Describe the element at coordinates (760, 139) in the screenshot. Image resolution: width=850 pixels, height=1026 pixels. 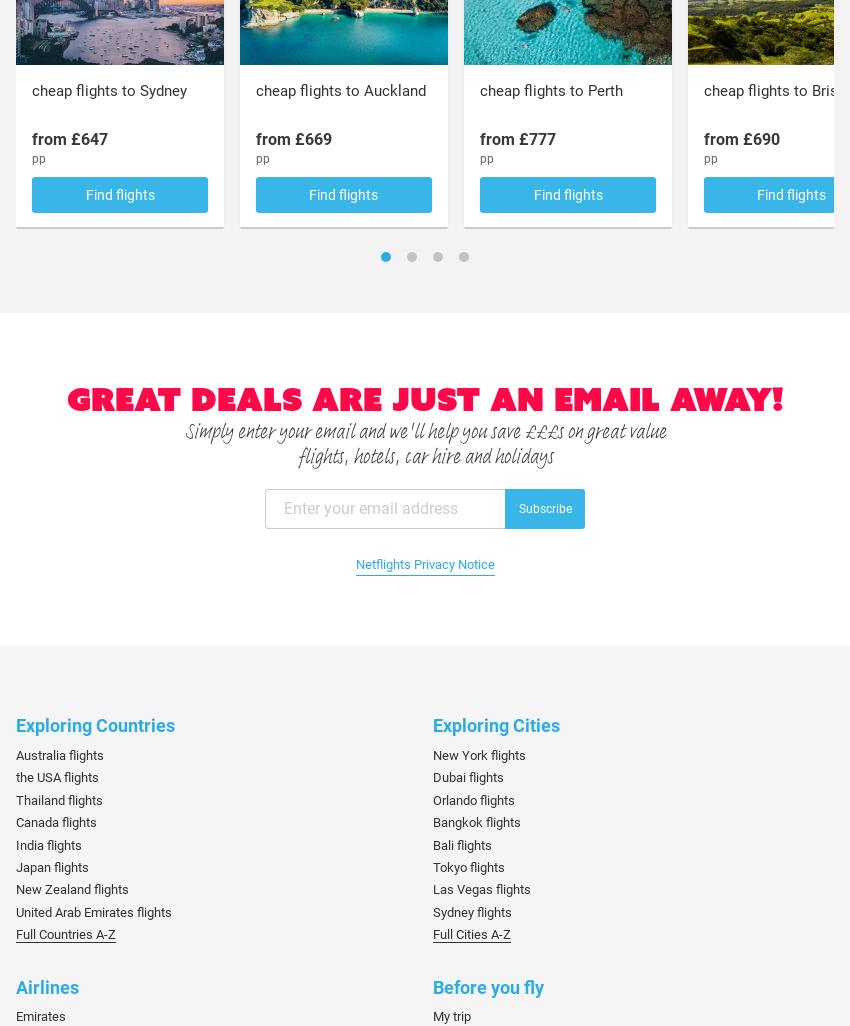
I see `'£690'` at that location.